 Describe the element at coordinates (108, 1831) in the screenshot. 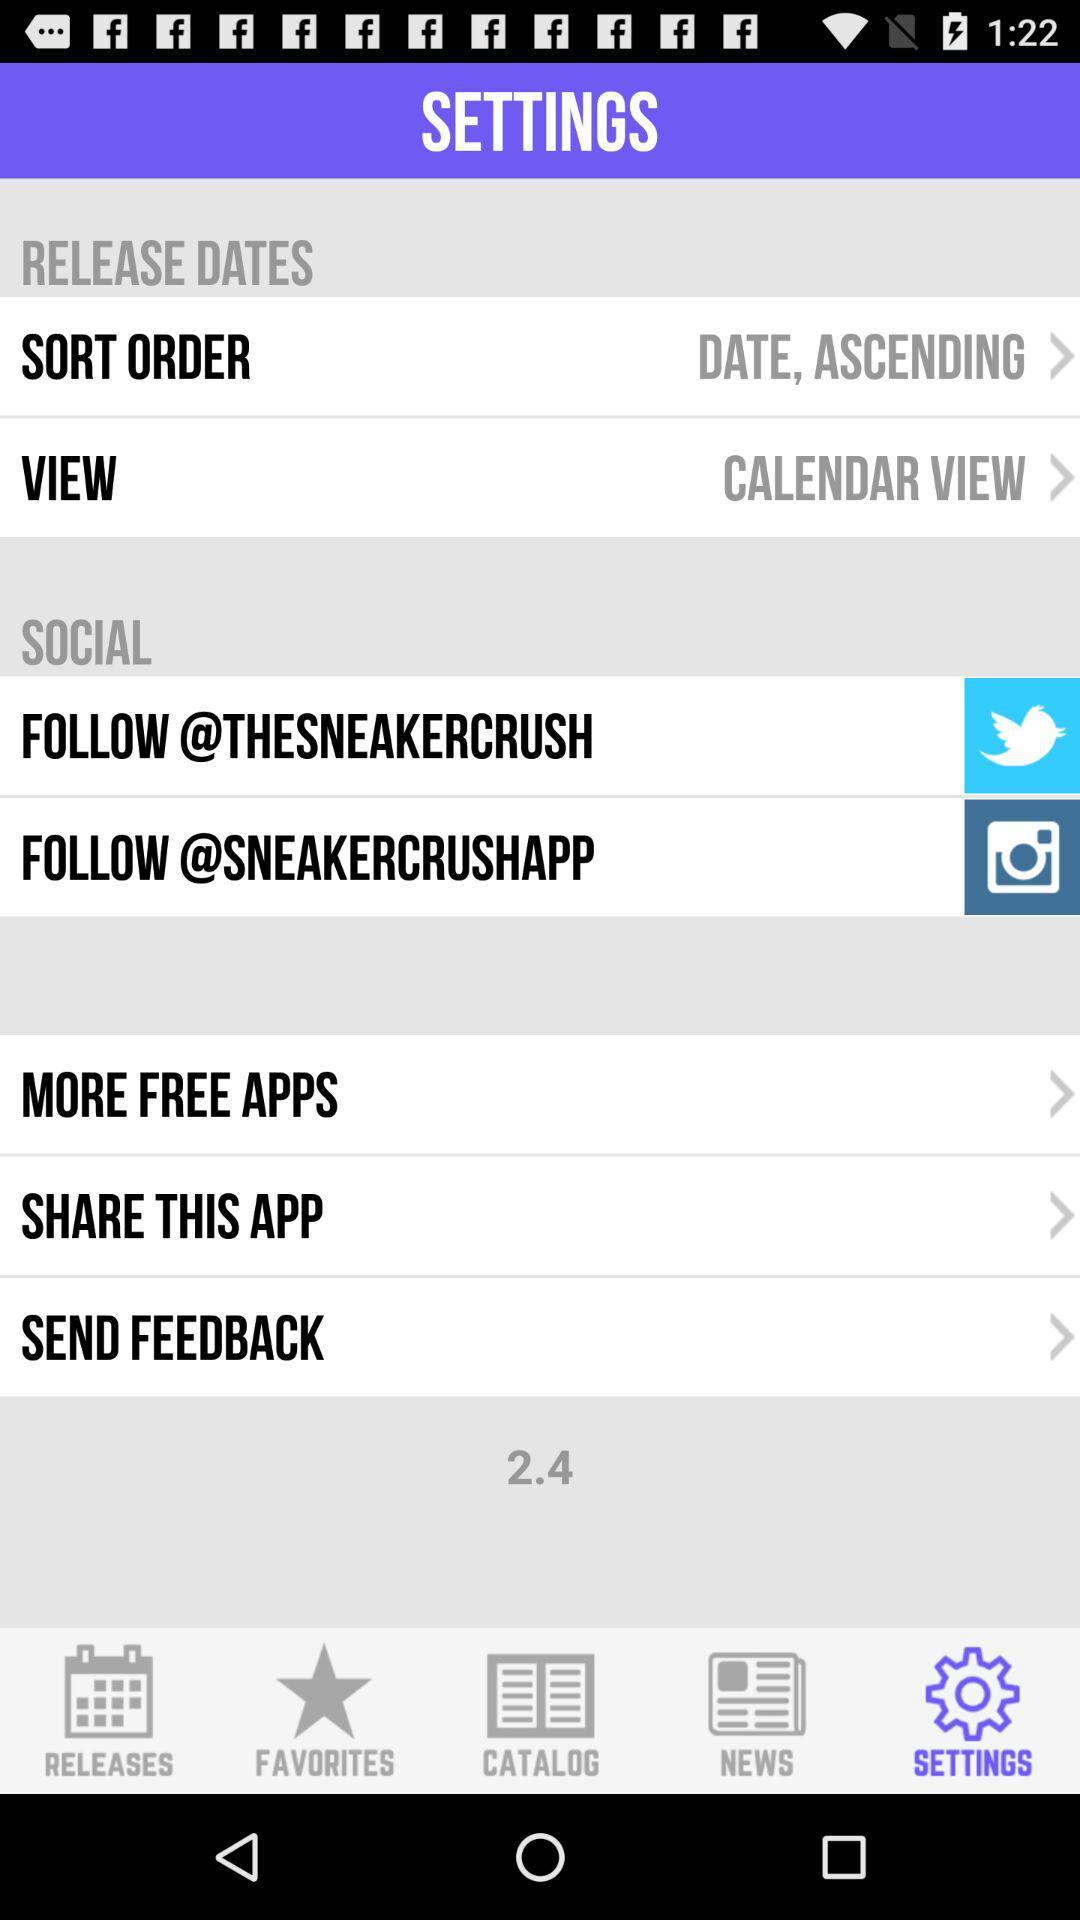

I see `the date_range icon` at that location.